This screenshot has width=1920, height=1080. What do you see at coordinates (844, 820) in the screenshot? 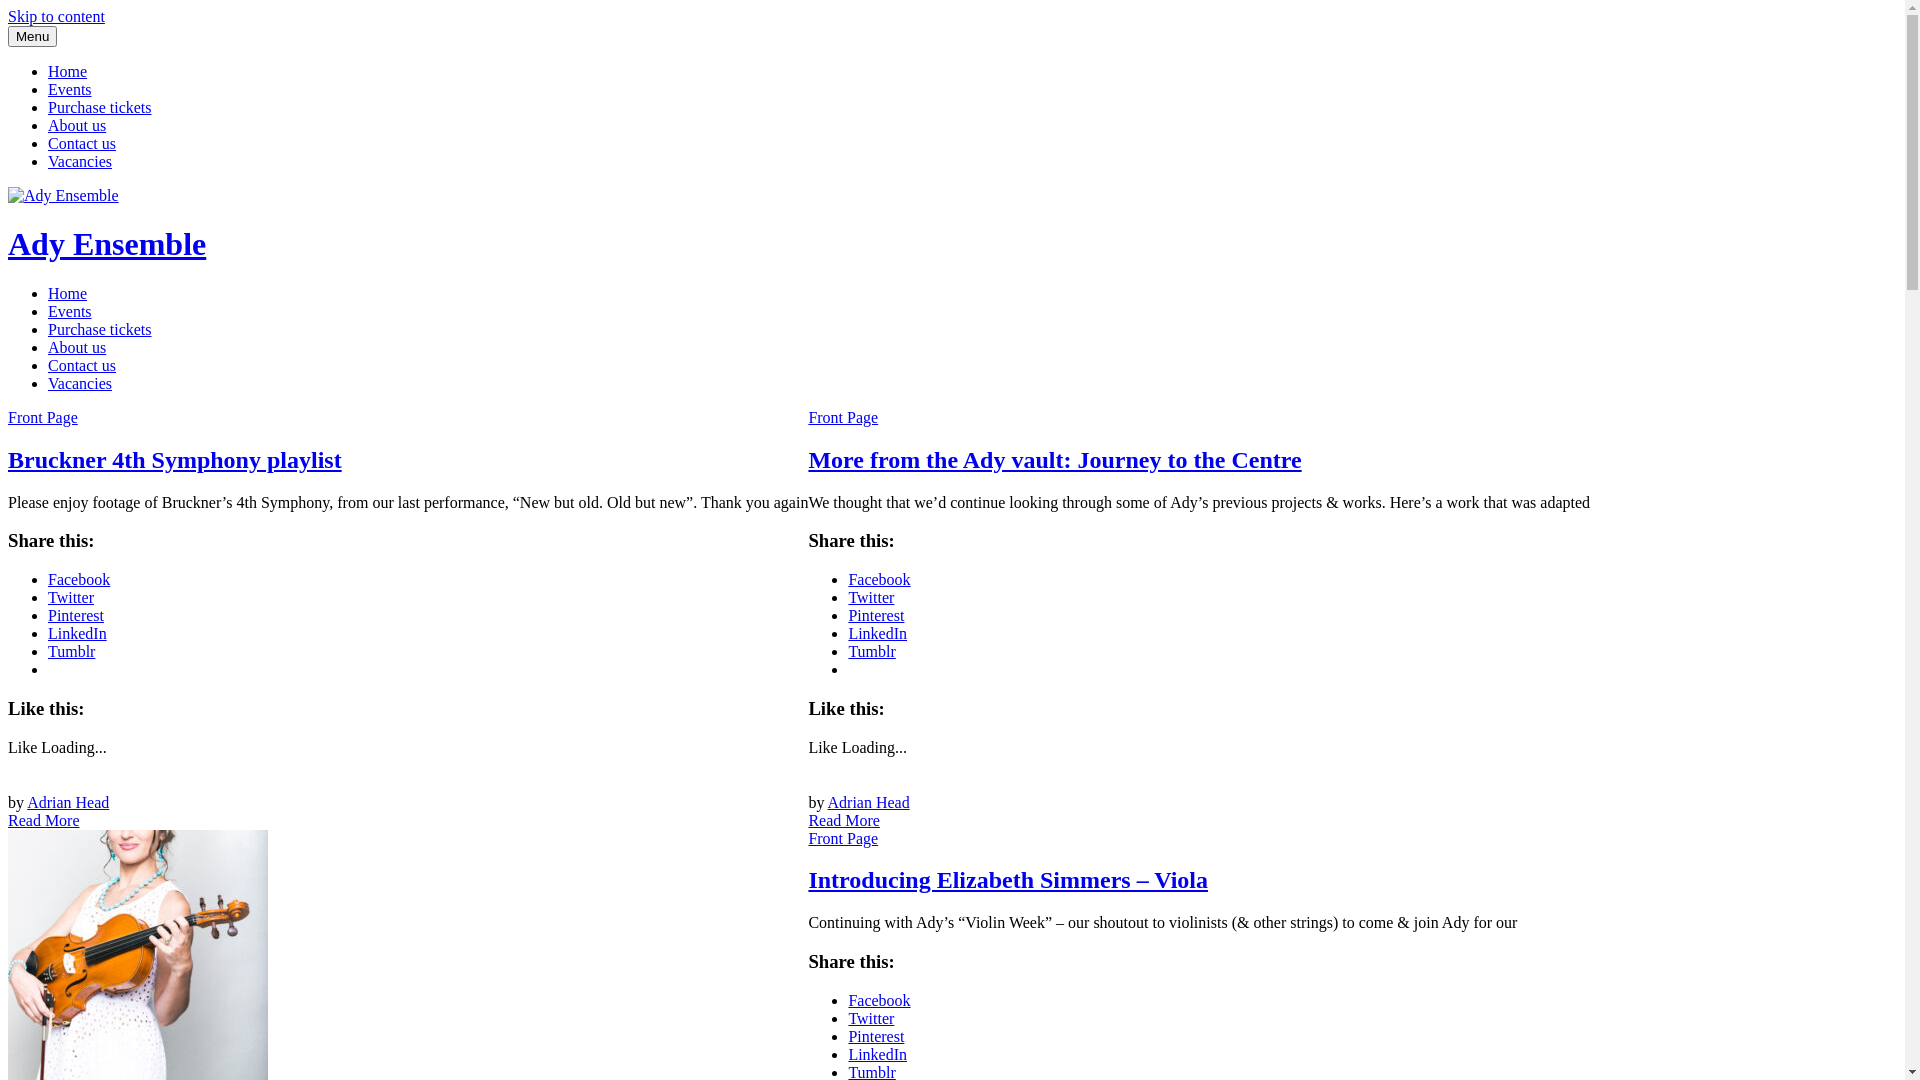
I see `'Read More'` at bounding box center [844, 820].